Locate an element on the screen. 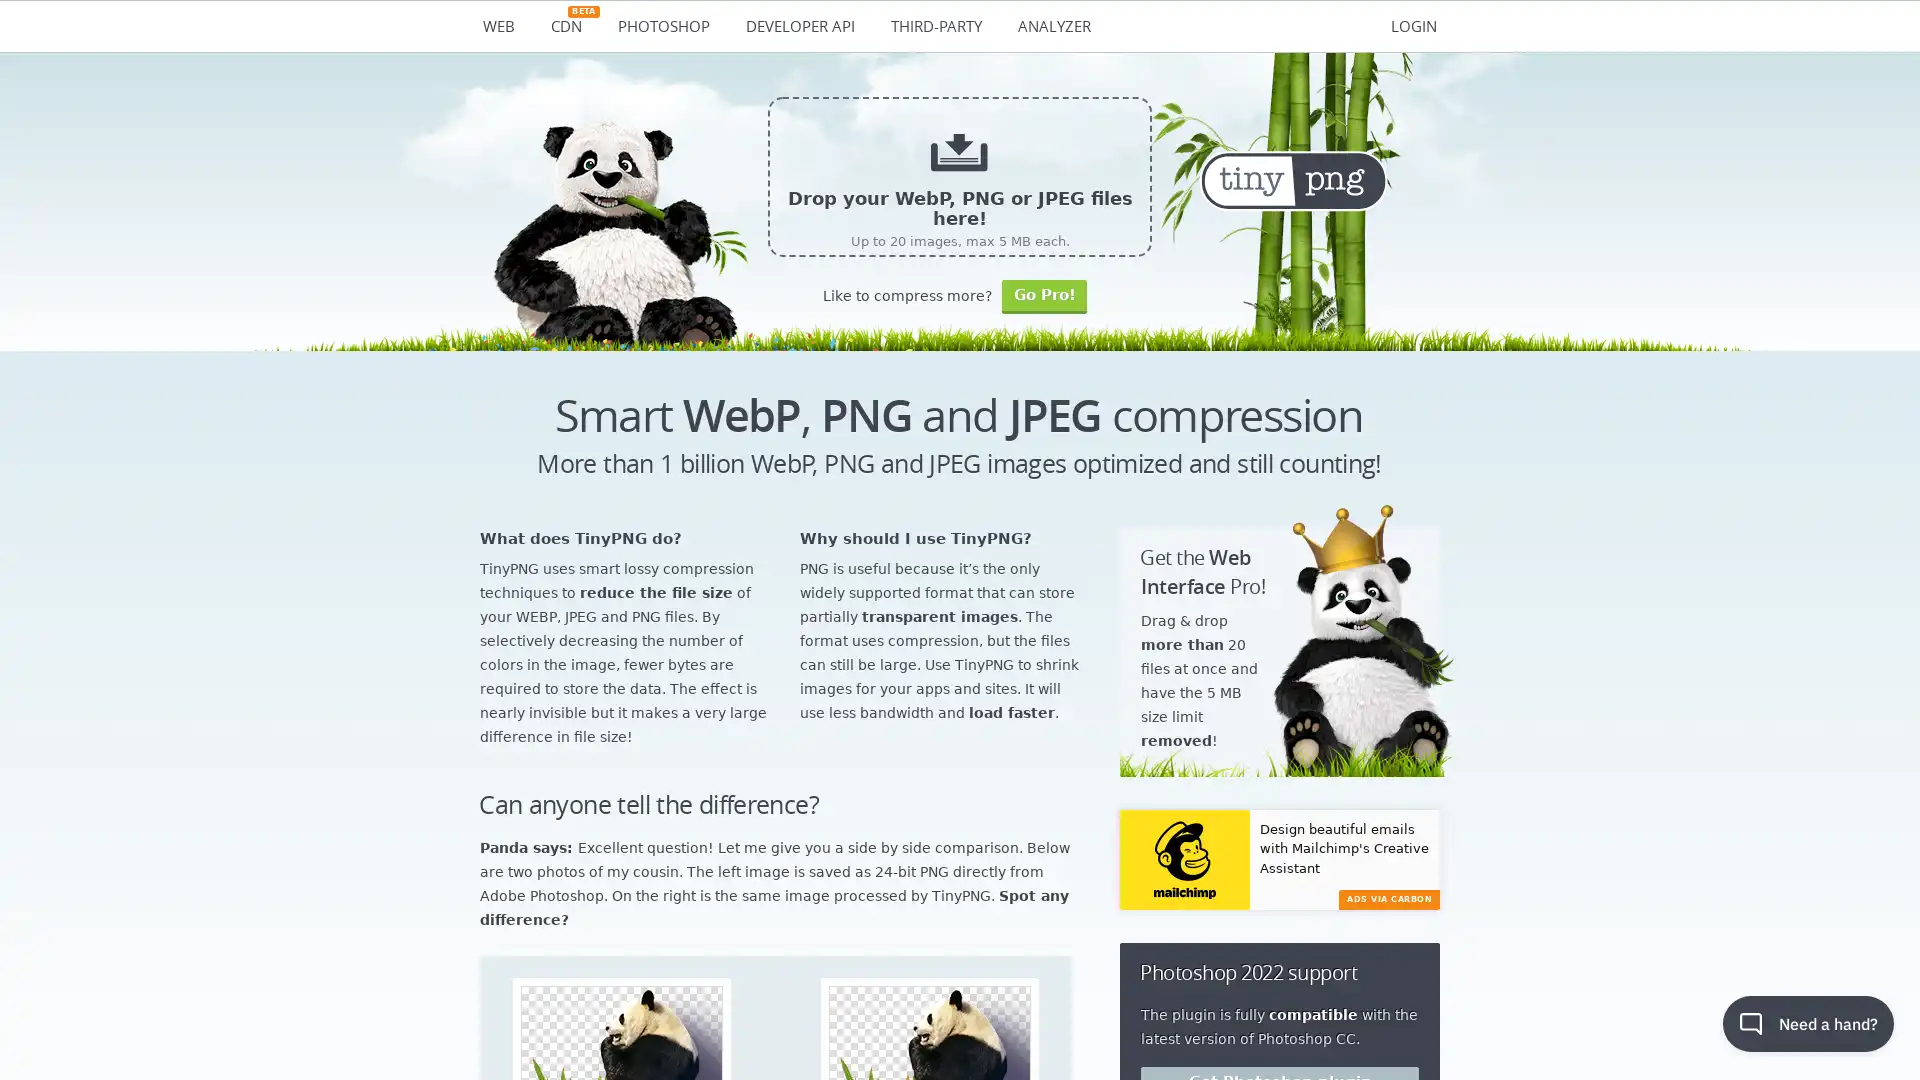  Go Pro! is located at coordinates (1042, 296).